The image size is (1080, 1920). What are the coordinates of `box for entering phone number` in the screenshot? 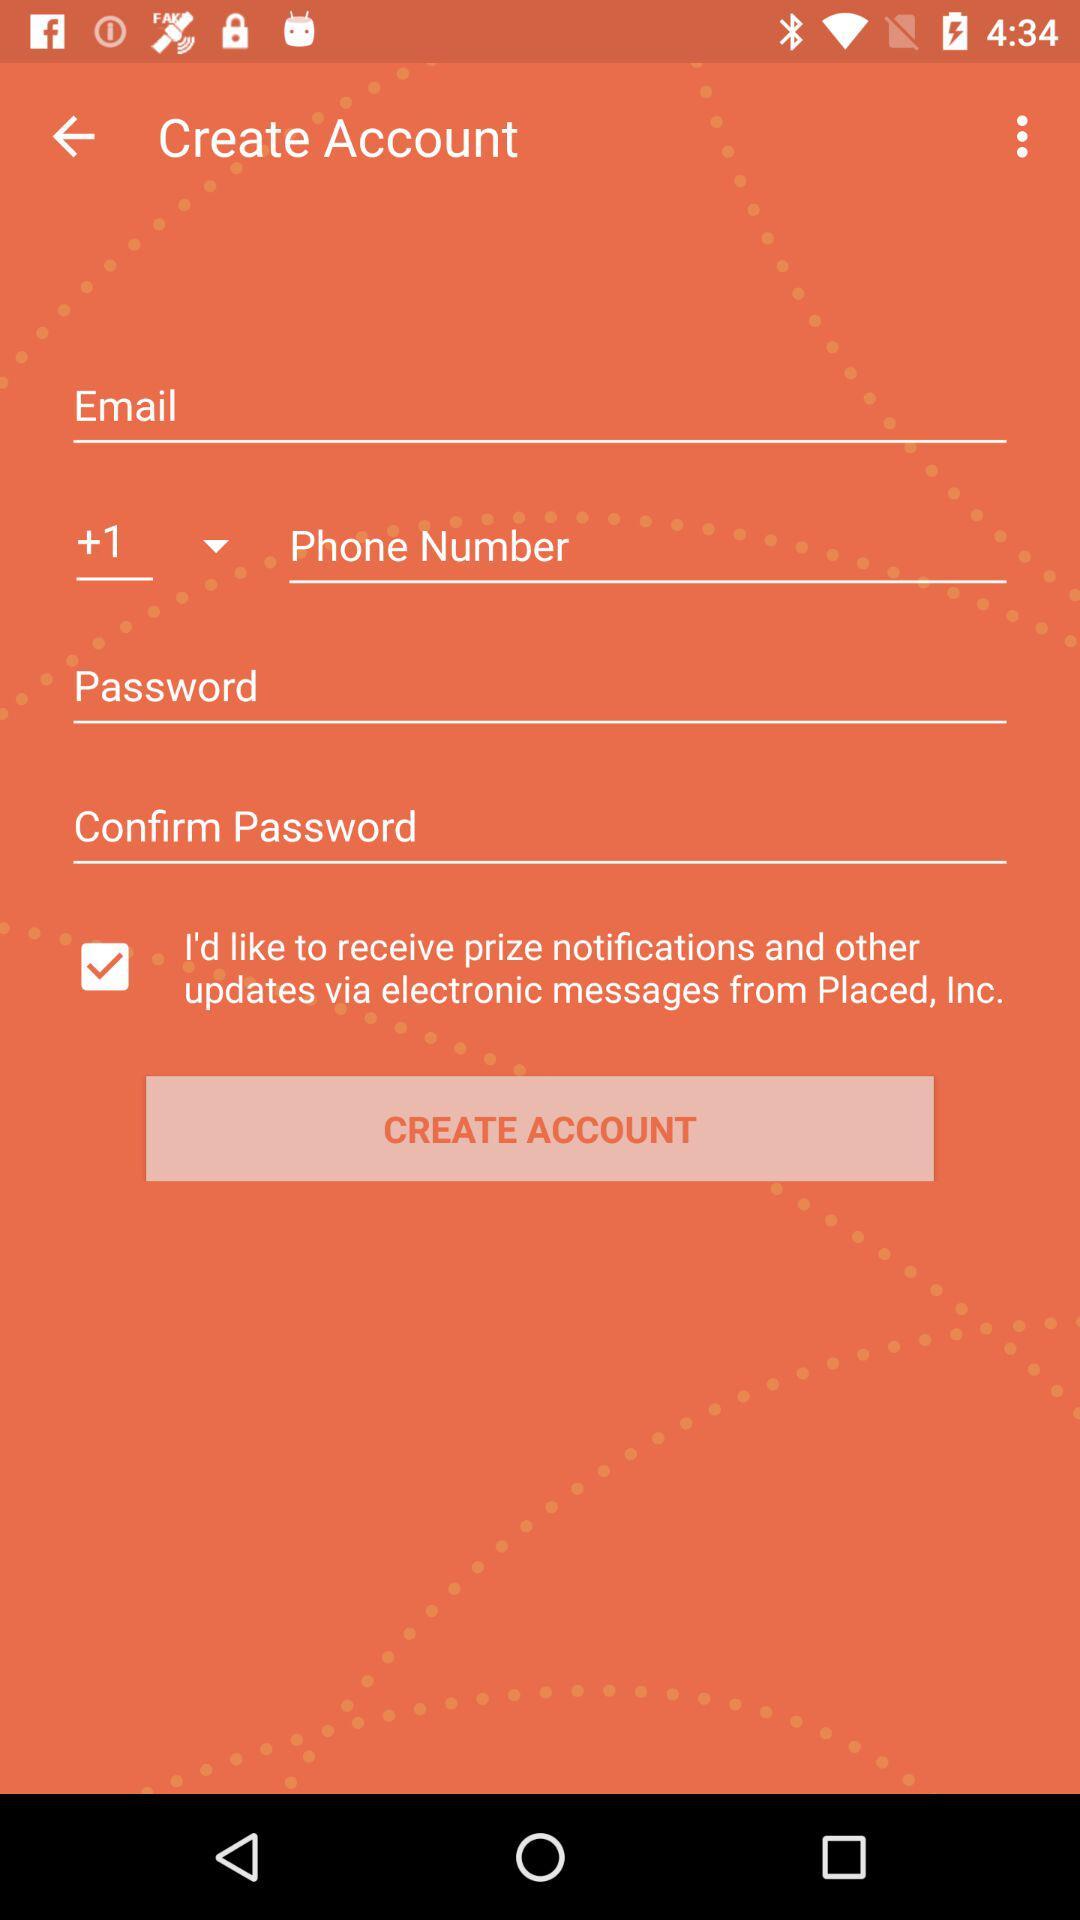 It's located at (648, 547).